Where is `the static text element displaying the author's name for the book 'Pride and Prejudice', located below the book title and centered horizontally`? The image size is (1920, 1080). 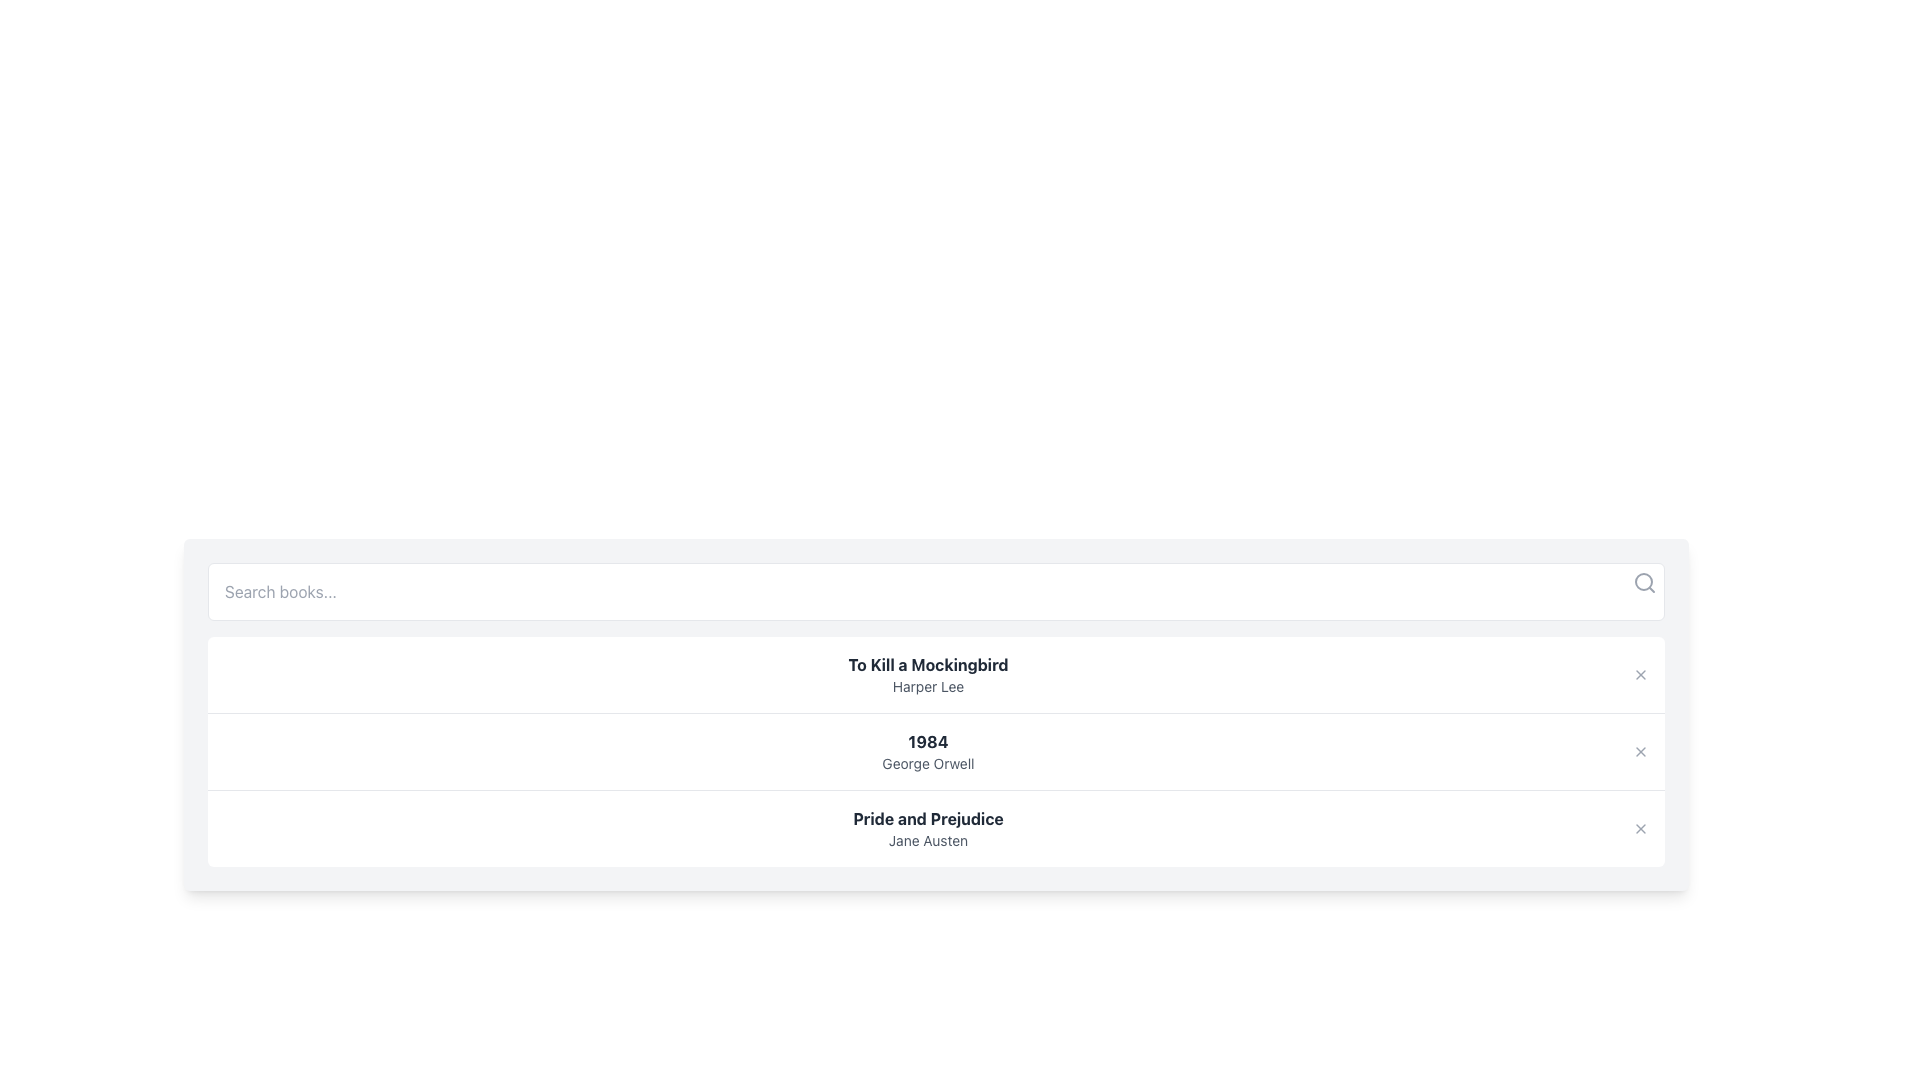
the static text element displaying the author's name for the book 'Pride and Prejudice', located below the book title and centered horizontally is located at coordinates (927, 840).